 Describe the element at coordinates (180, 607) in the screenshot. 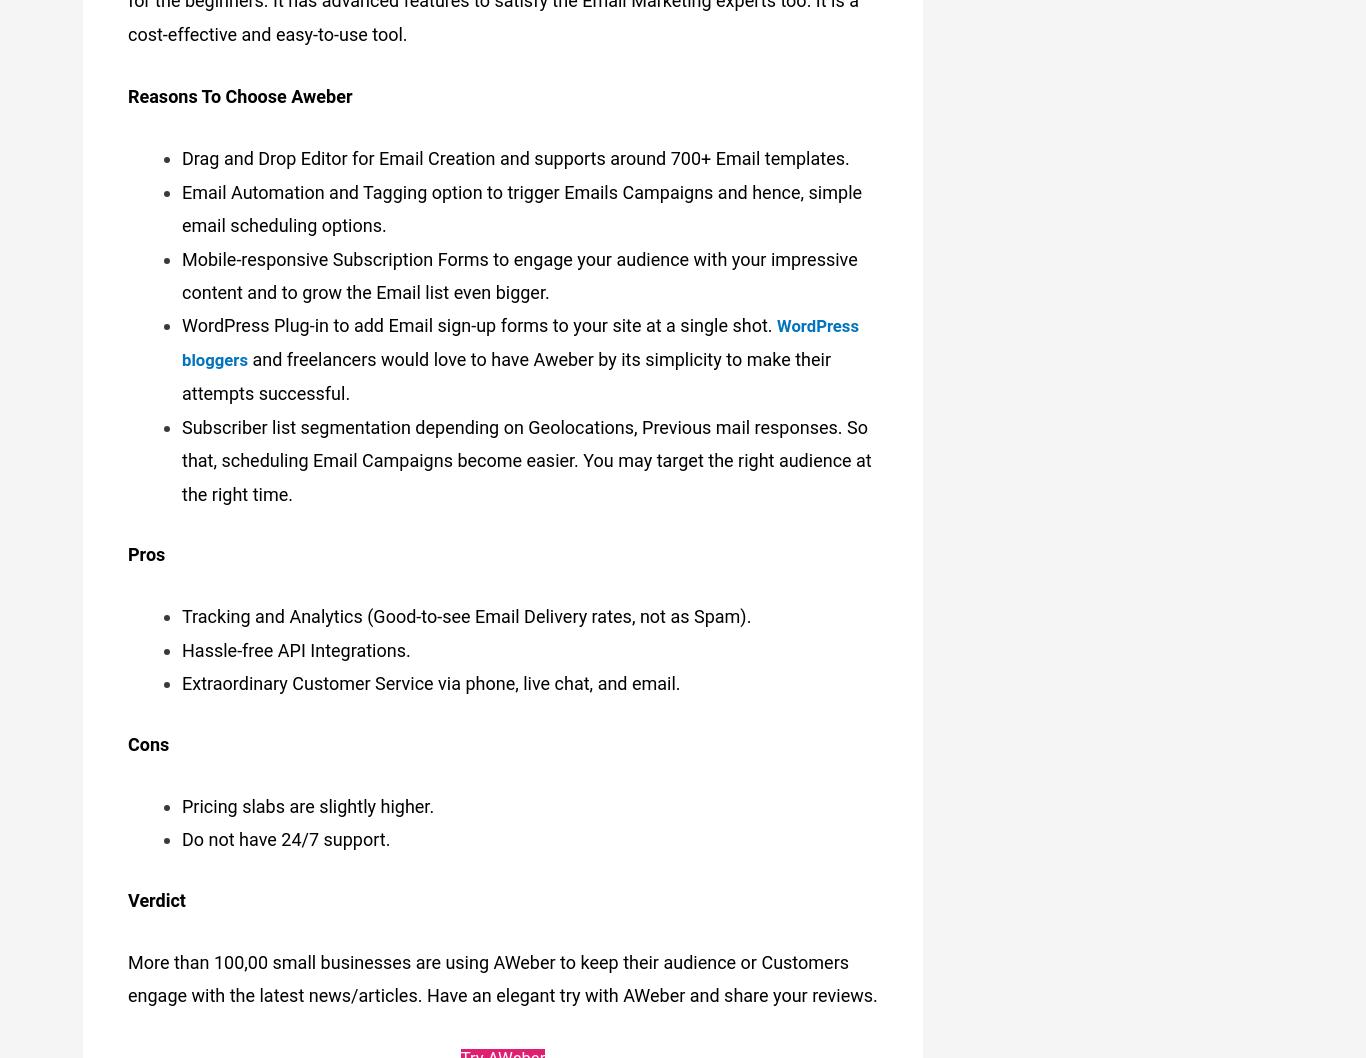

I see `'Tracking and Analytics (Good-to-see Email Delivery rates, not as Spam).'` at that location.